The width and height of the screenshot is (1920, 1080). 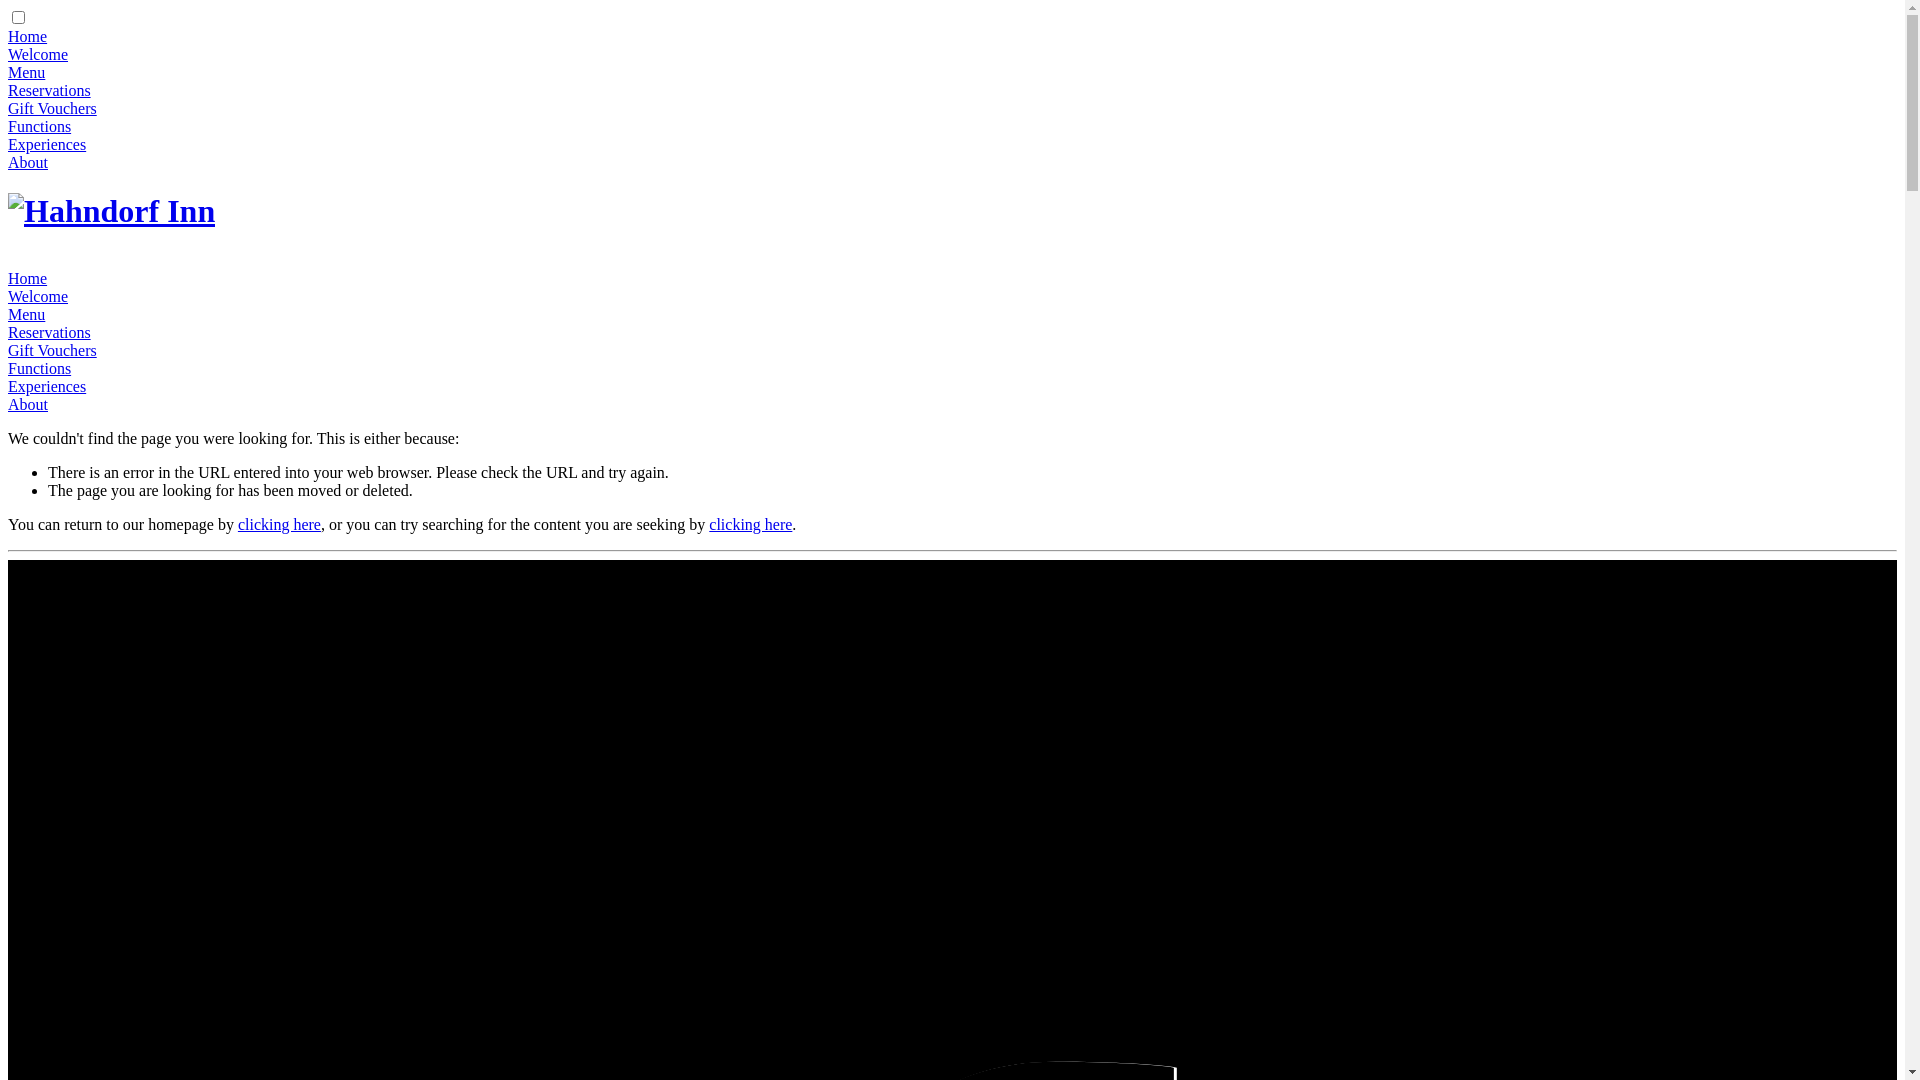 I want to click on 'Home', so click(x=27, y=36).